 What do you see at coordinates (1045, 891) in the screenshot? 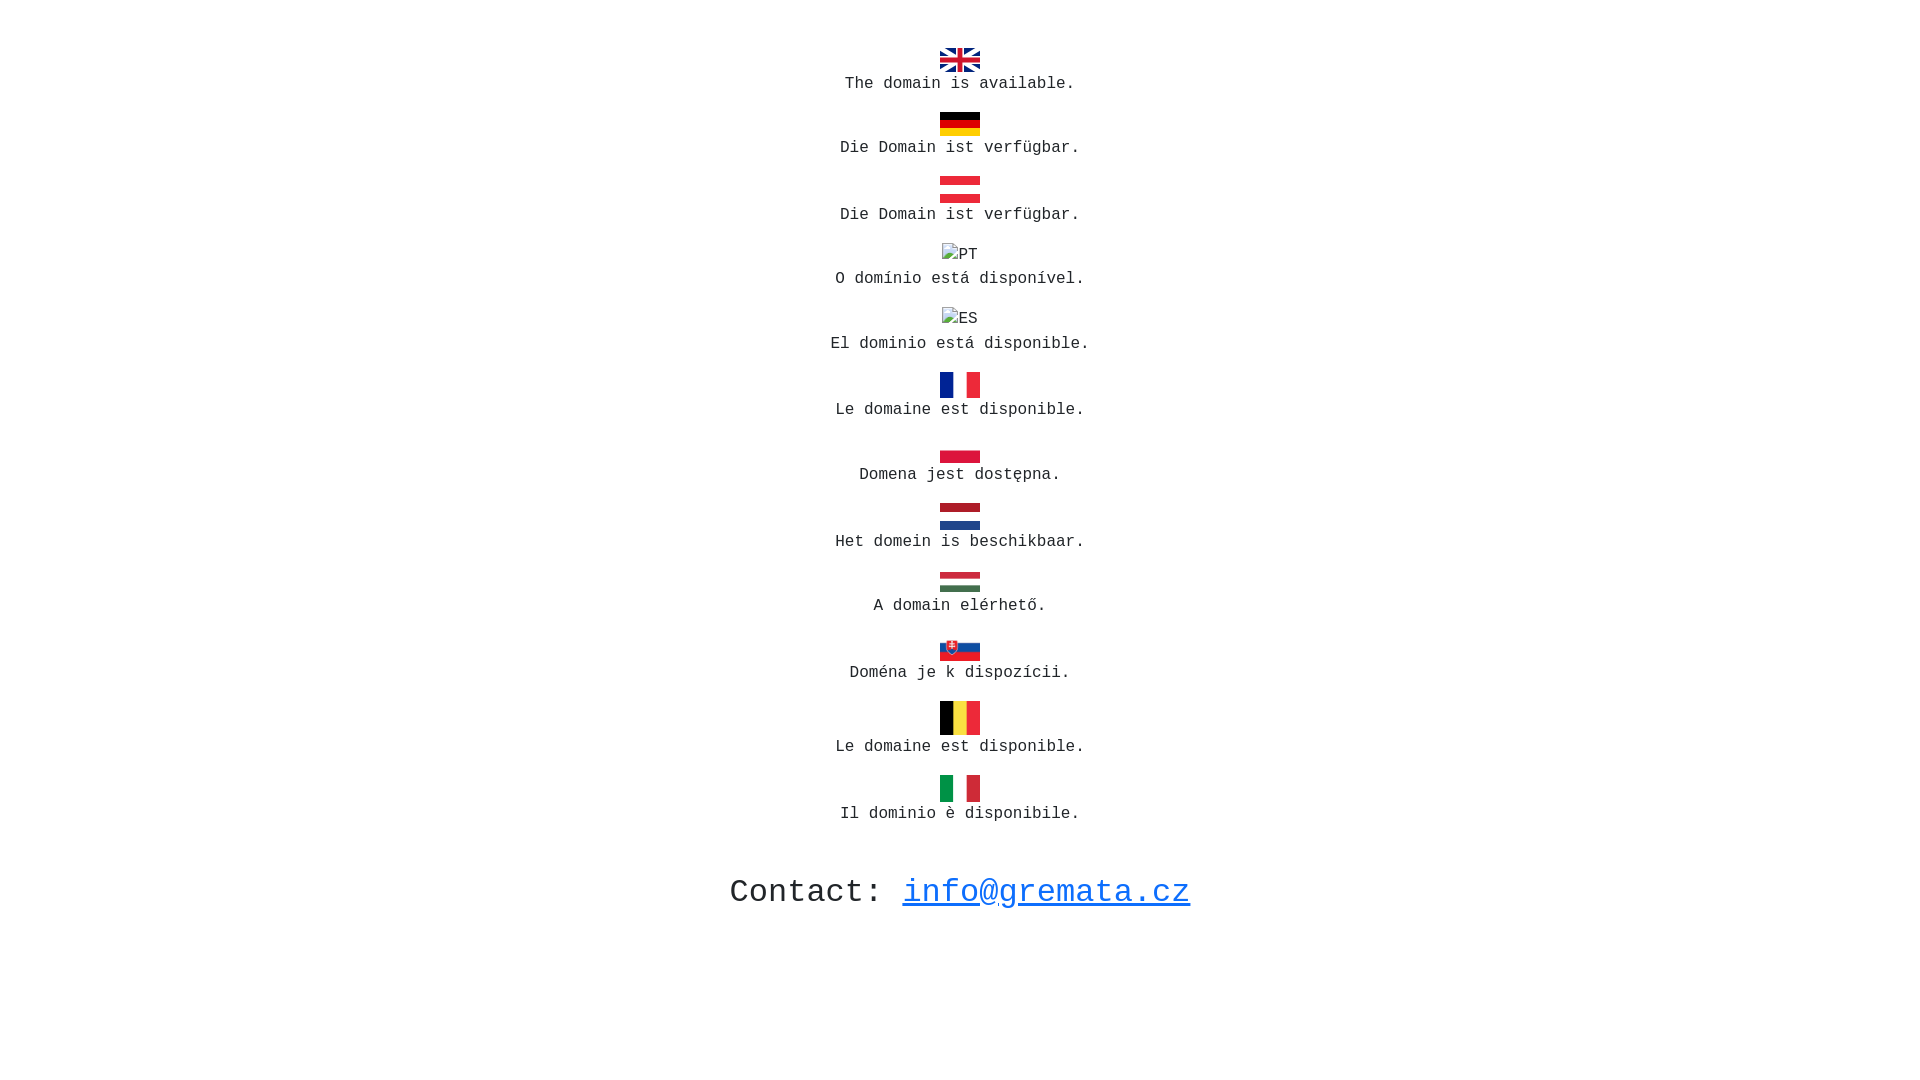
I see `'info@gremata.cz'` at bounding box center [1045, 891].